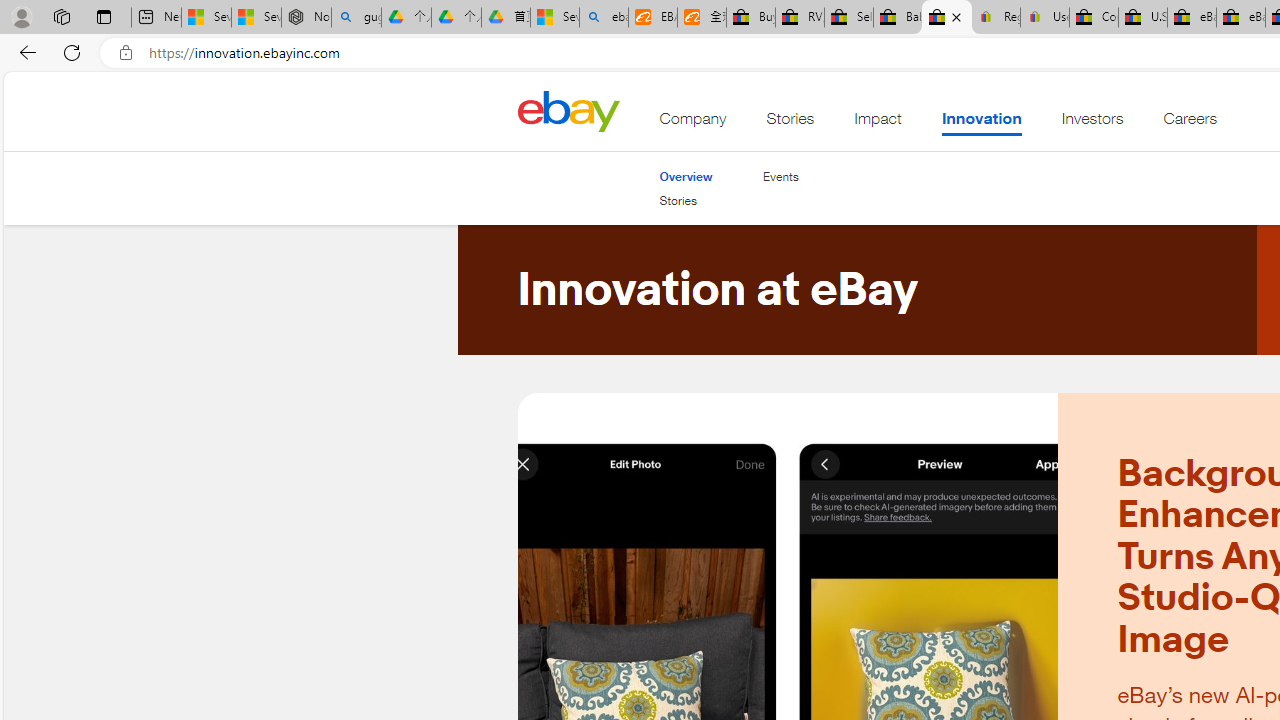 This screenshot has width=1280, height=720. I want to click on 'Investors', so click(1091, 123).